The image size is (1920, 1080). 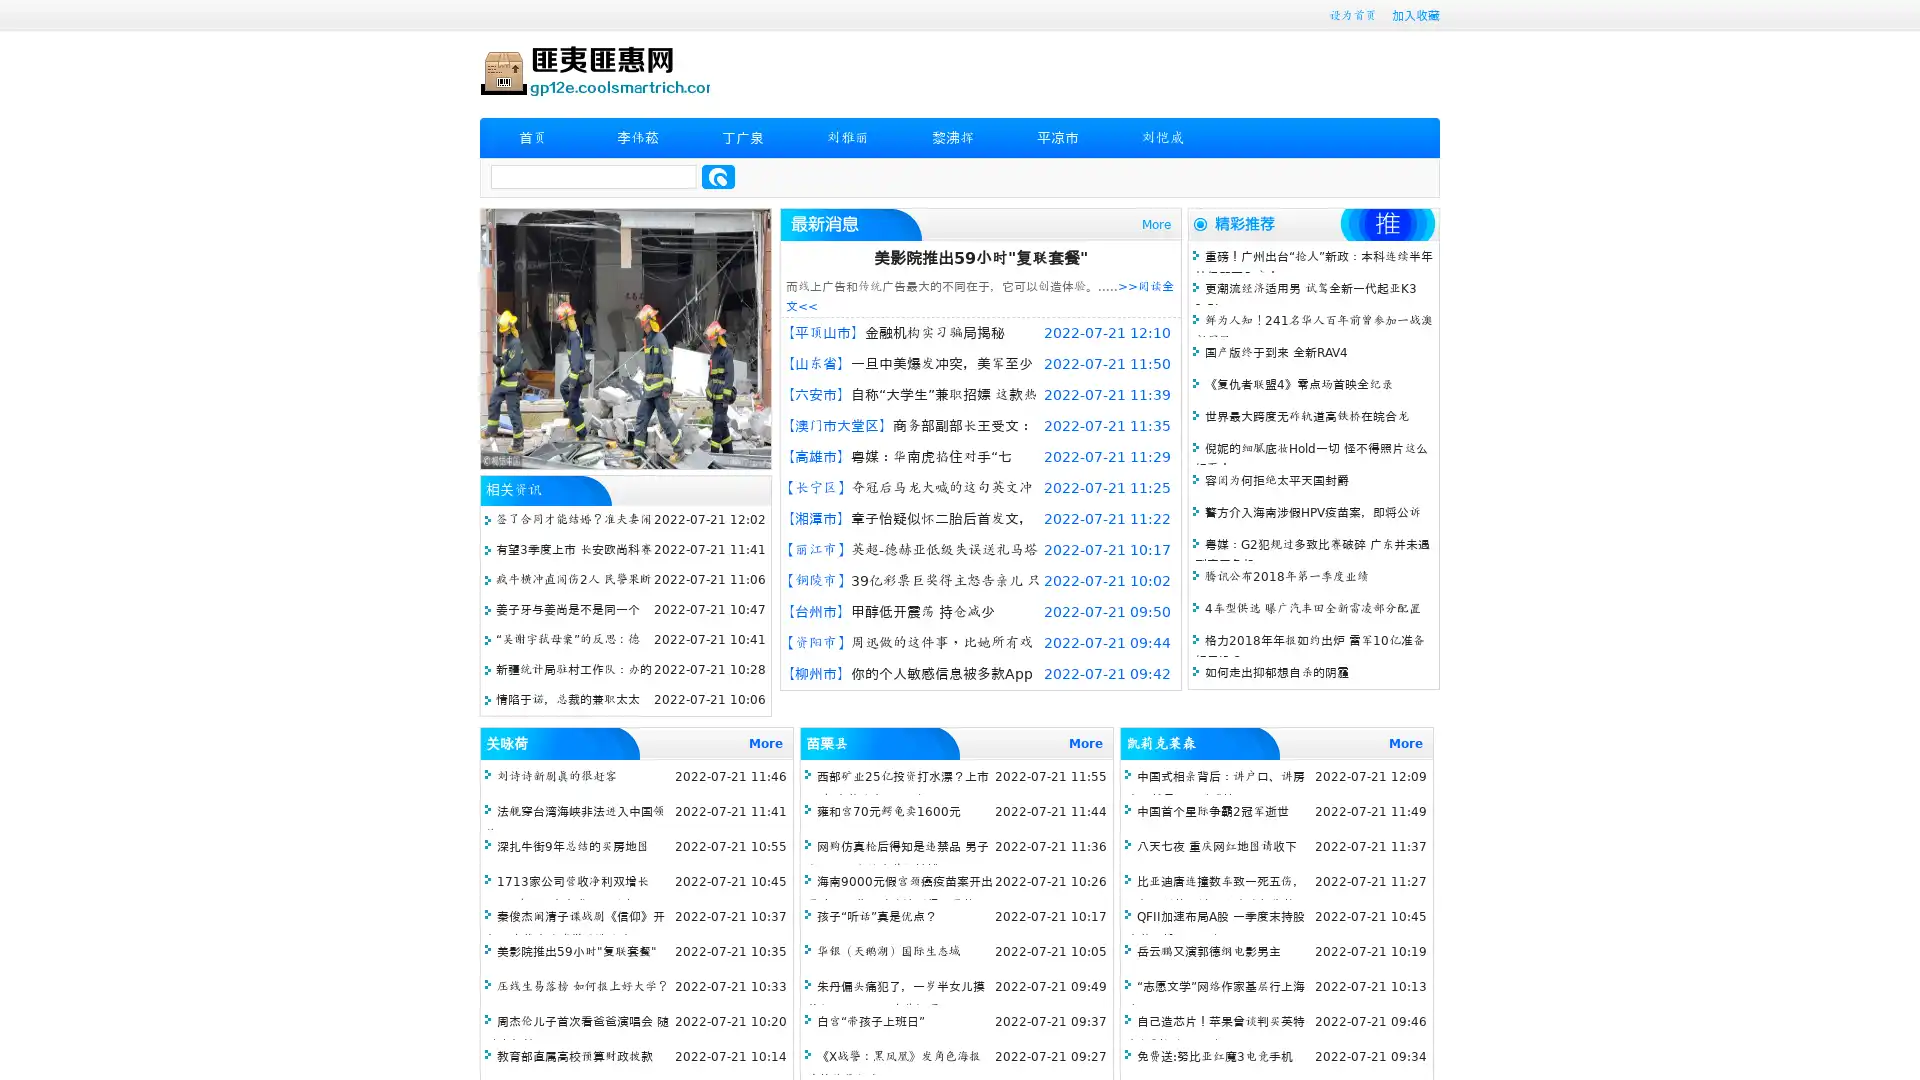 I want to click on Search, so click(x=718, y=176).